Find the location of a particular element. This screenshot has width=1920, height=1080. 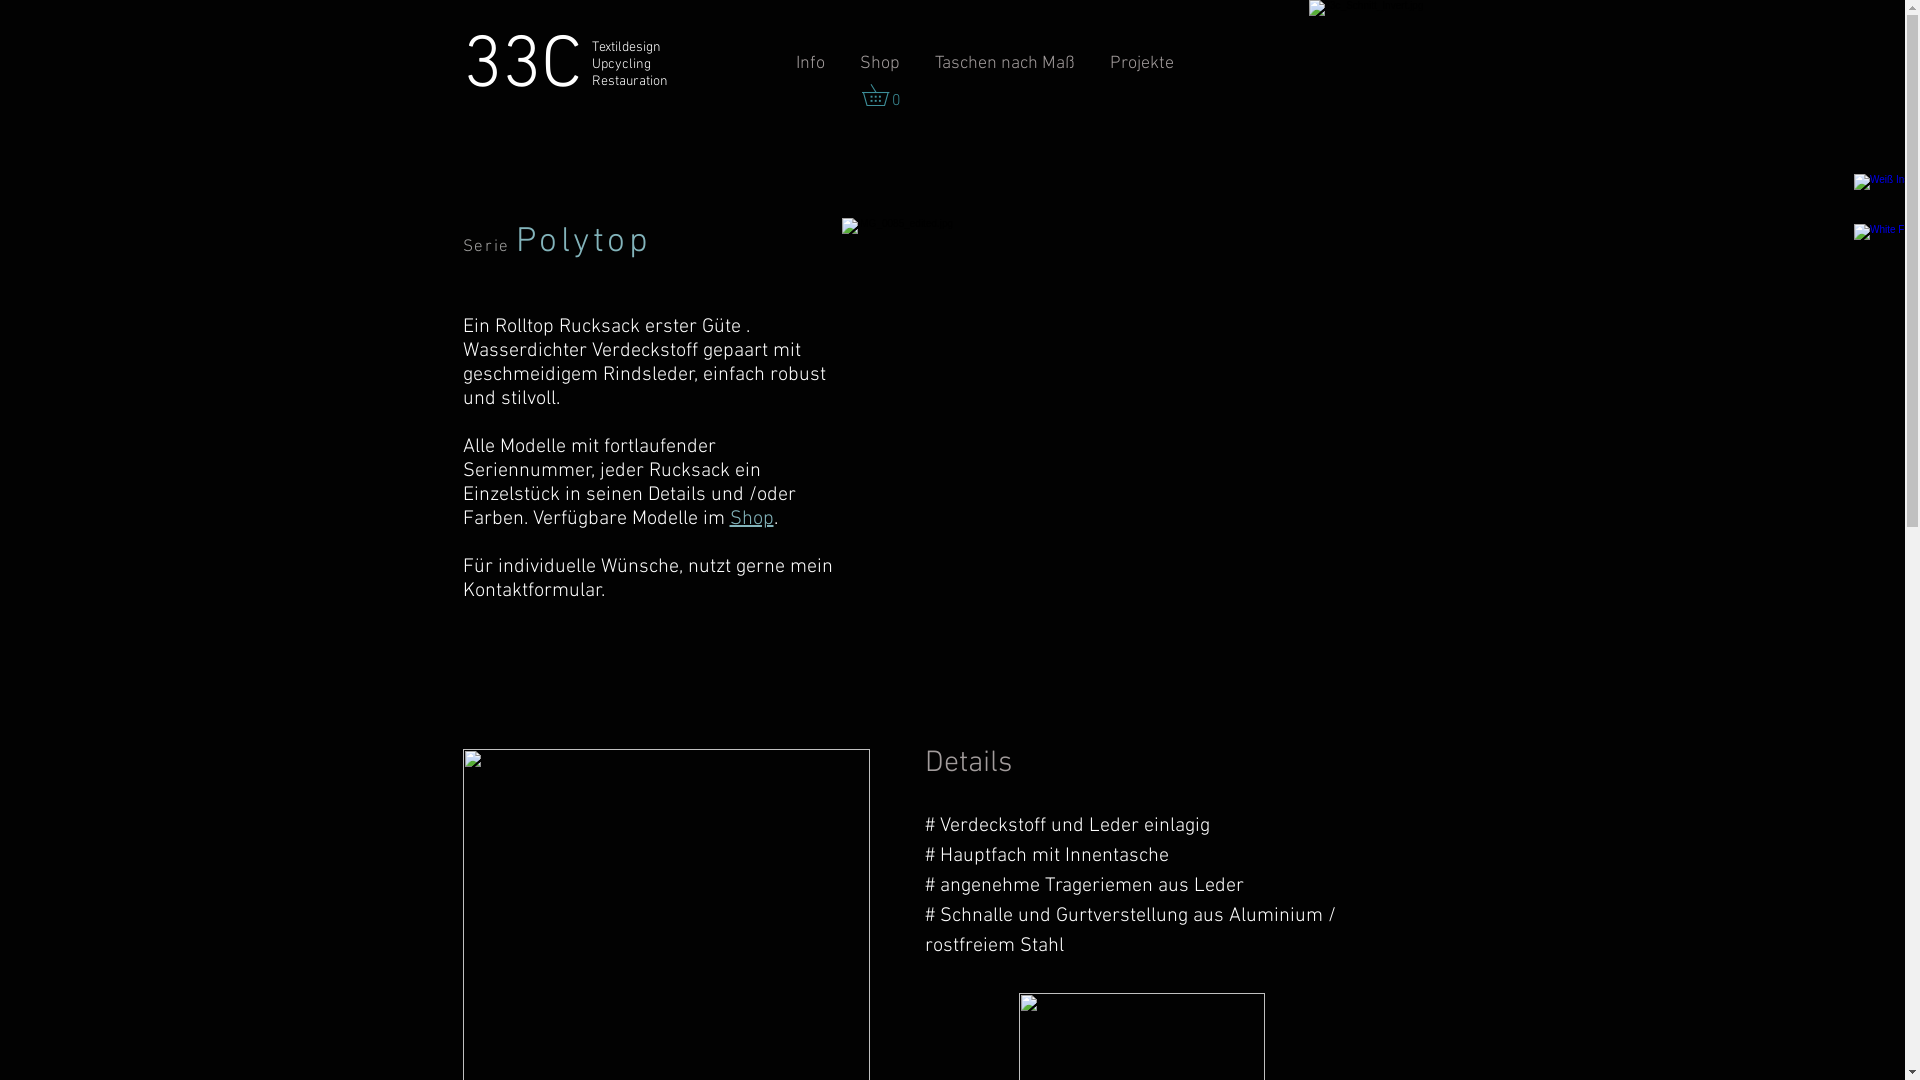

'IMG_0085.jpg' is located at coordinates (1142, 442).